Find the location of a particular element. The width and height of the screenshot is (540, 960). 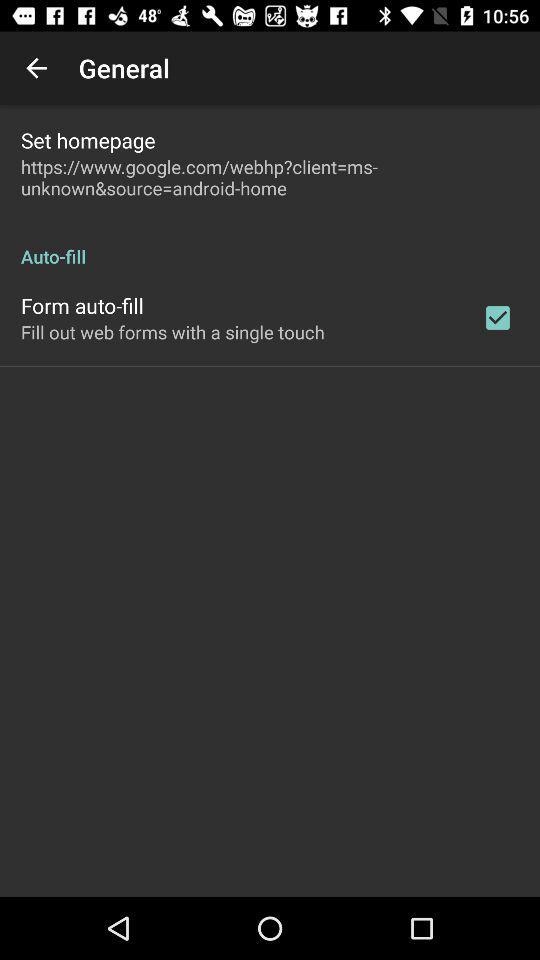

item next to general is located at coordinates (36, 68).